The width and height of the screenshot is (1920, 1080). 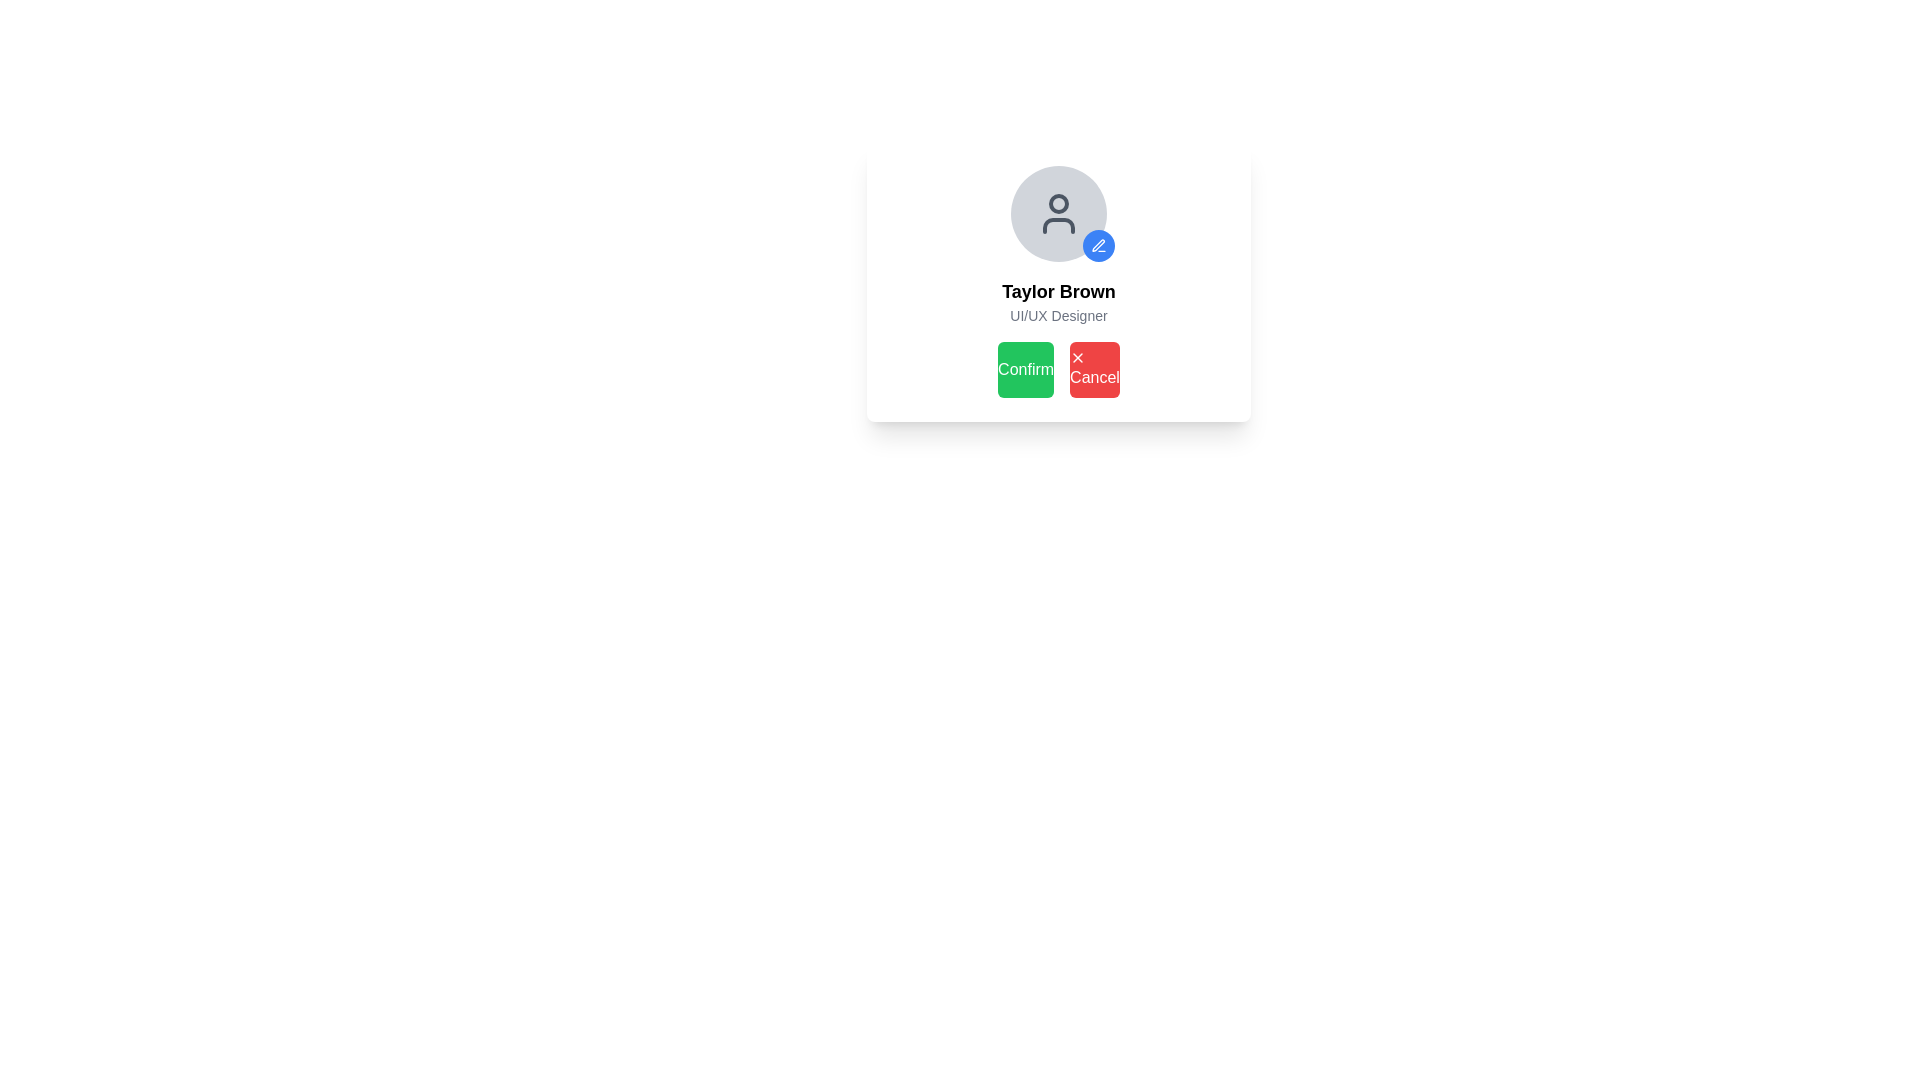 What do you see at coordinates (1097, 244) in the screenshot?
I see `the small graphical icon resembling a diagonal pen or pencil, located at the top-right of the user profile section, which indicates edit functionality` at bounding box center [1097, 244].